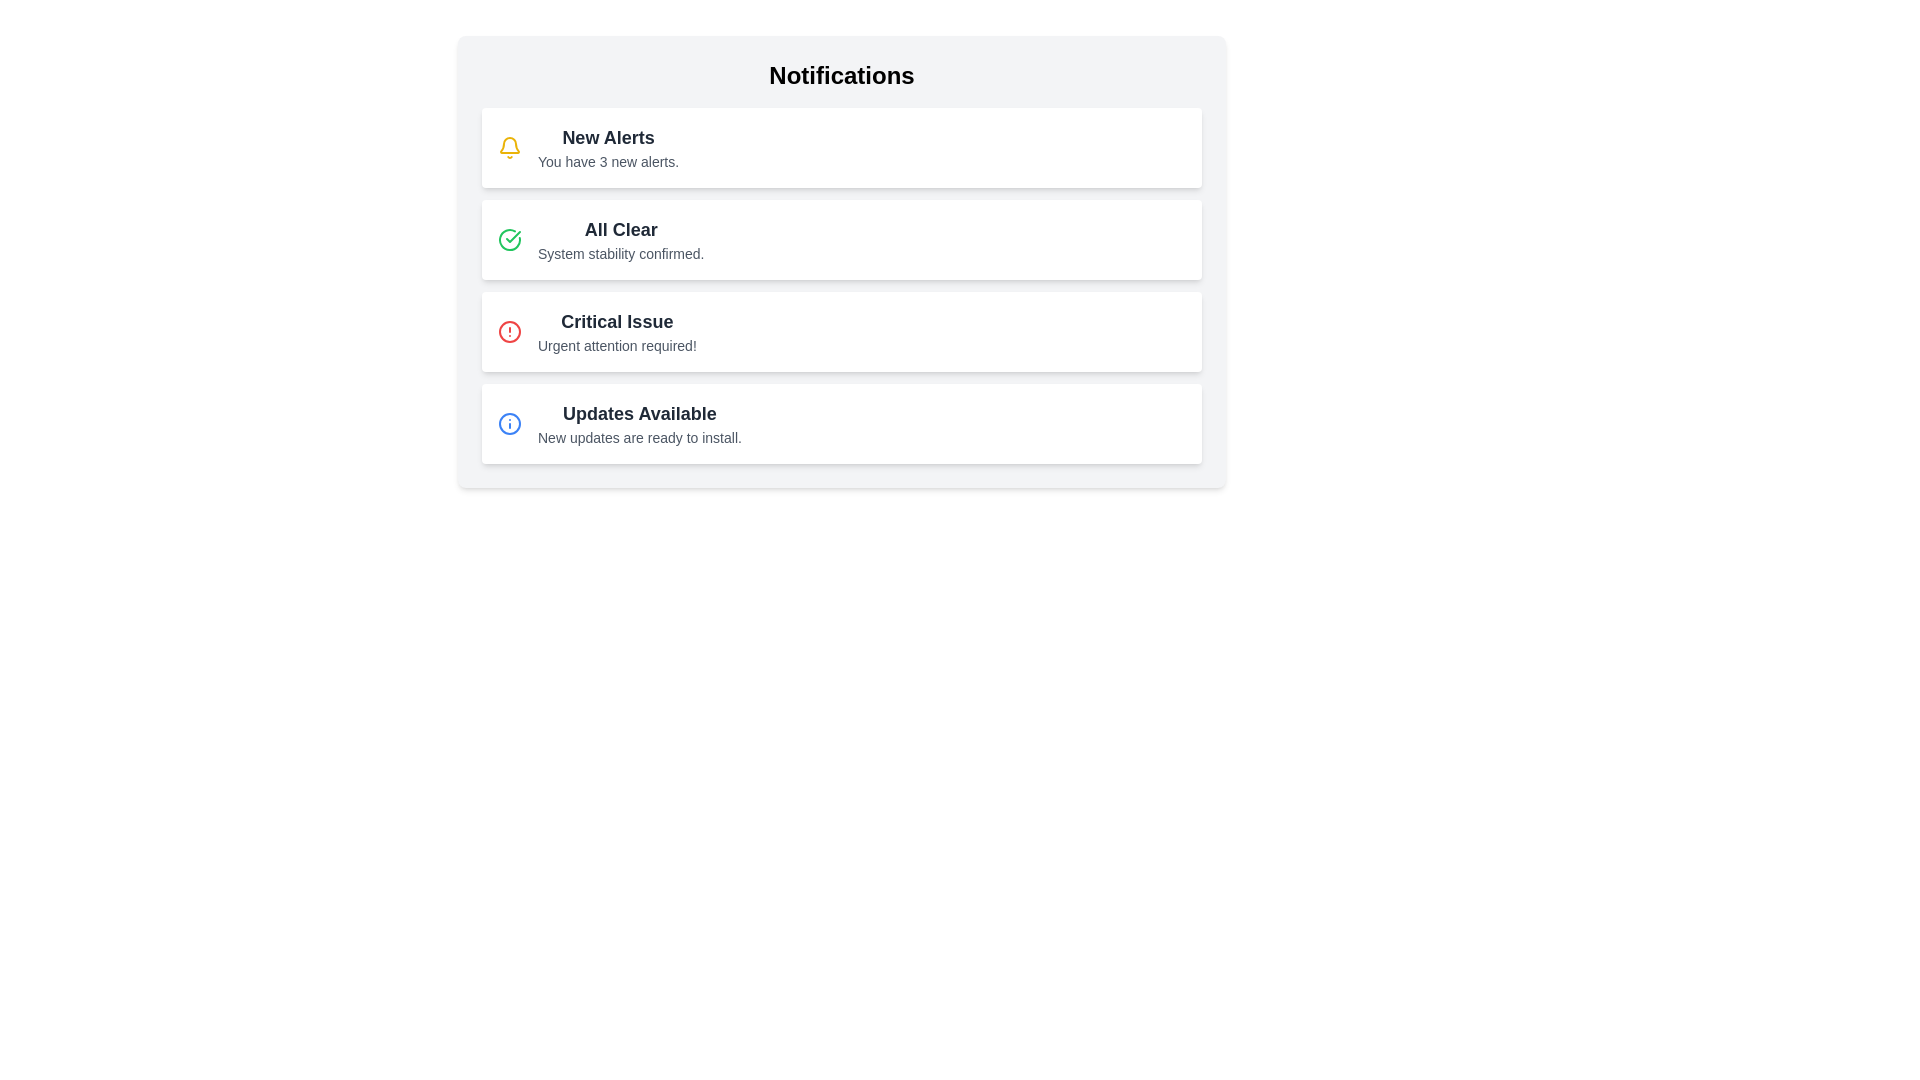  Describe the element at coordinates (616, 320) in the screenshot. I see `text label displaying the notification title, which is the first text component in the third notification item of the Notifications list` at that location.